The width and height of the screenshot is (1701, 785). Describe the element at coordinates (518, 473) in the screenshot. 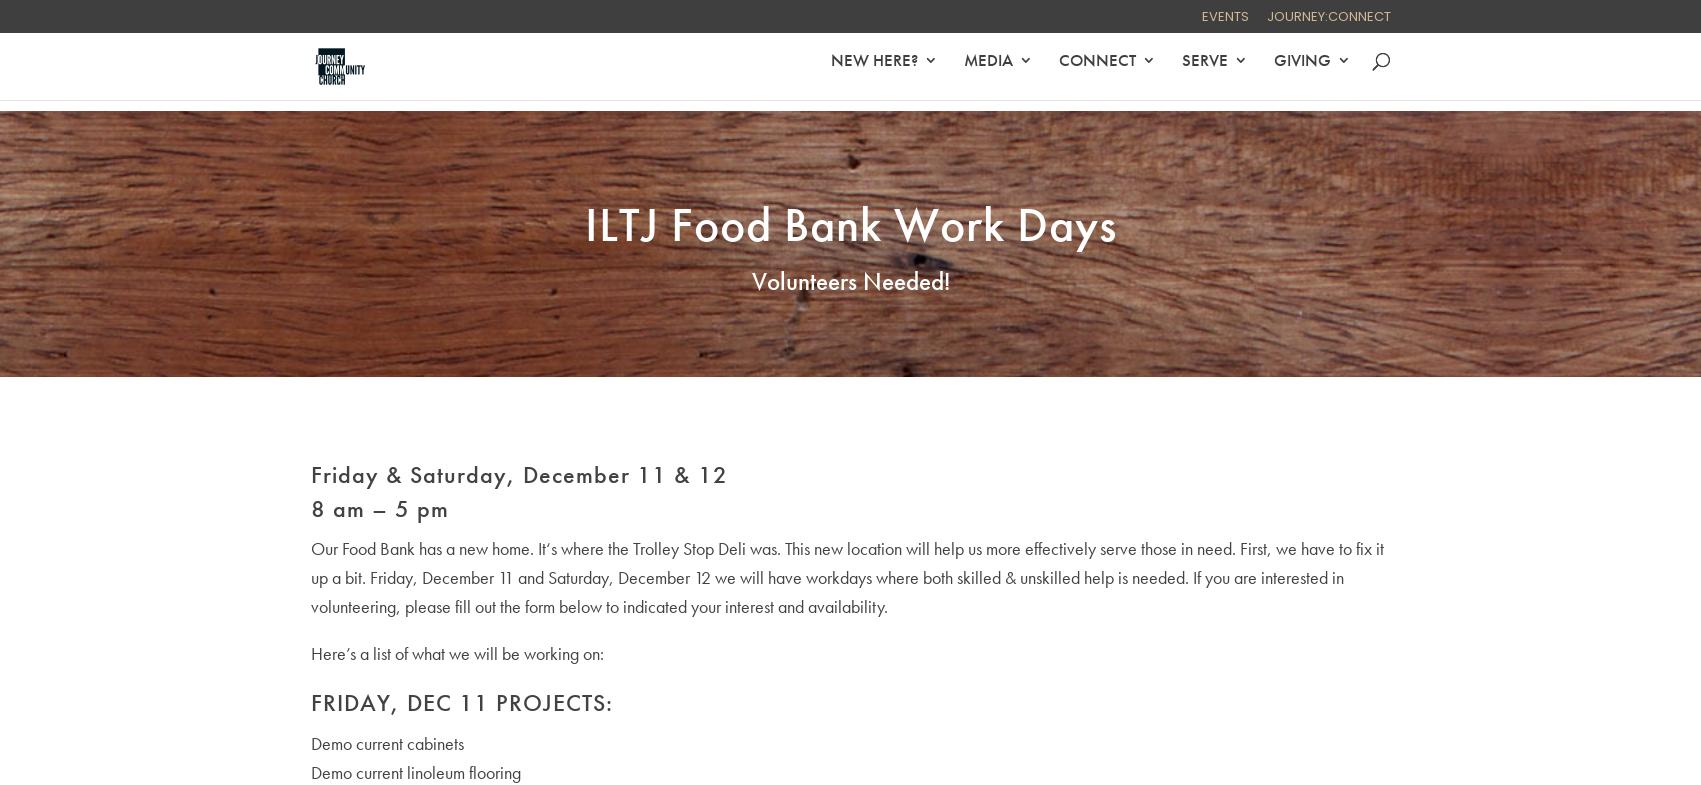

I see `'Friday & Saturday, December 11 & 12'` at that location.